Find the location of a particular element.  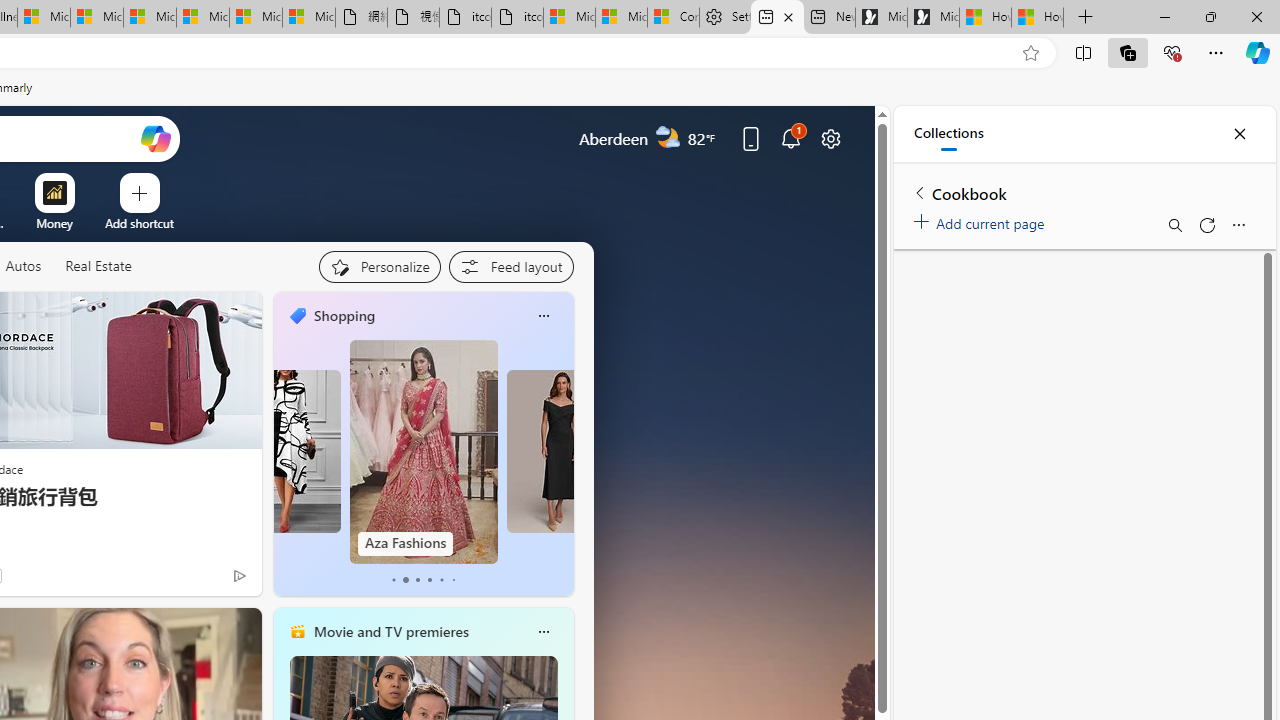

'Class: icon-img' is located at coordinates (543, 632).